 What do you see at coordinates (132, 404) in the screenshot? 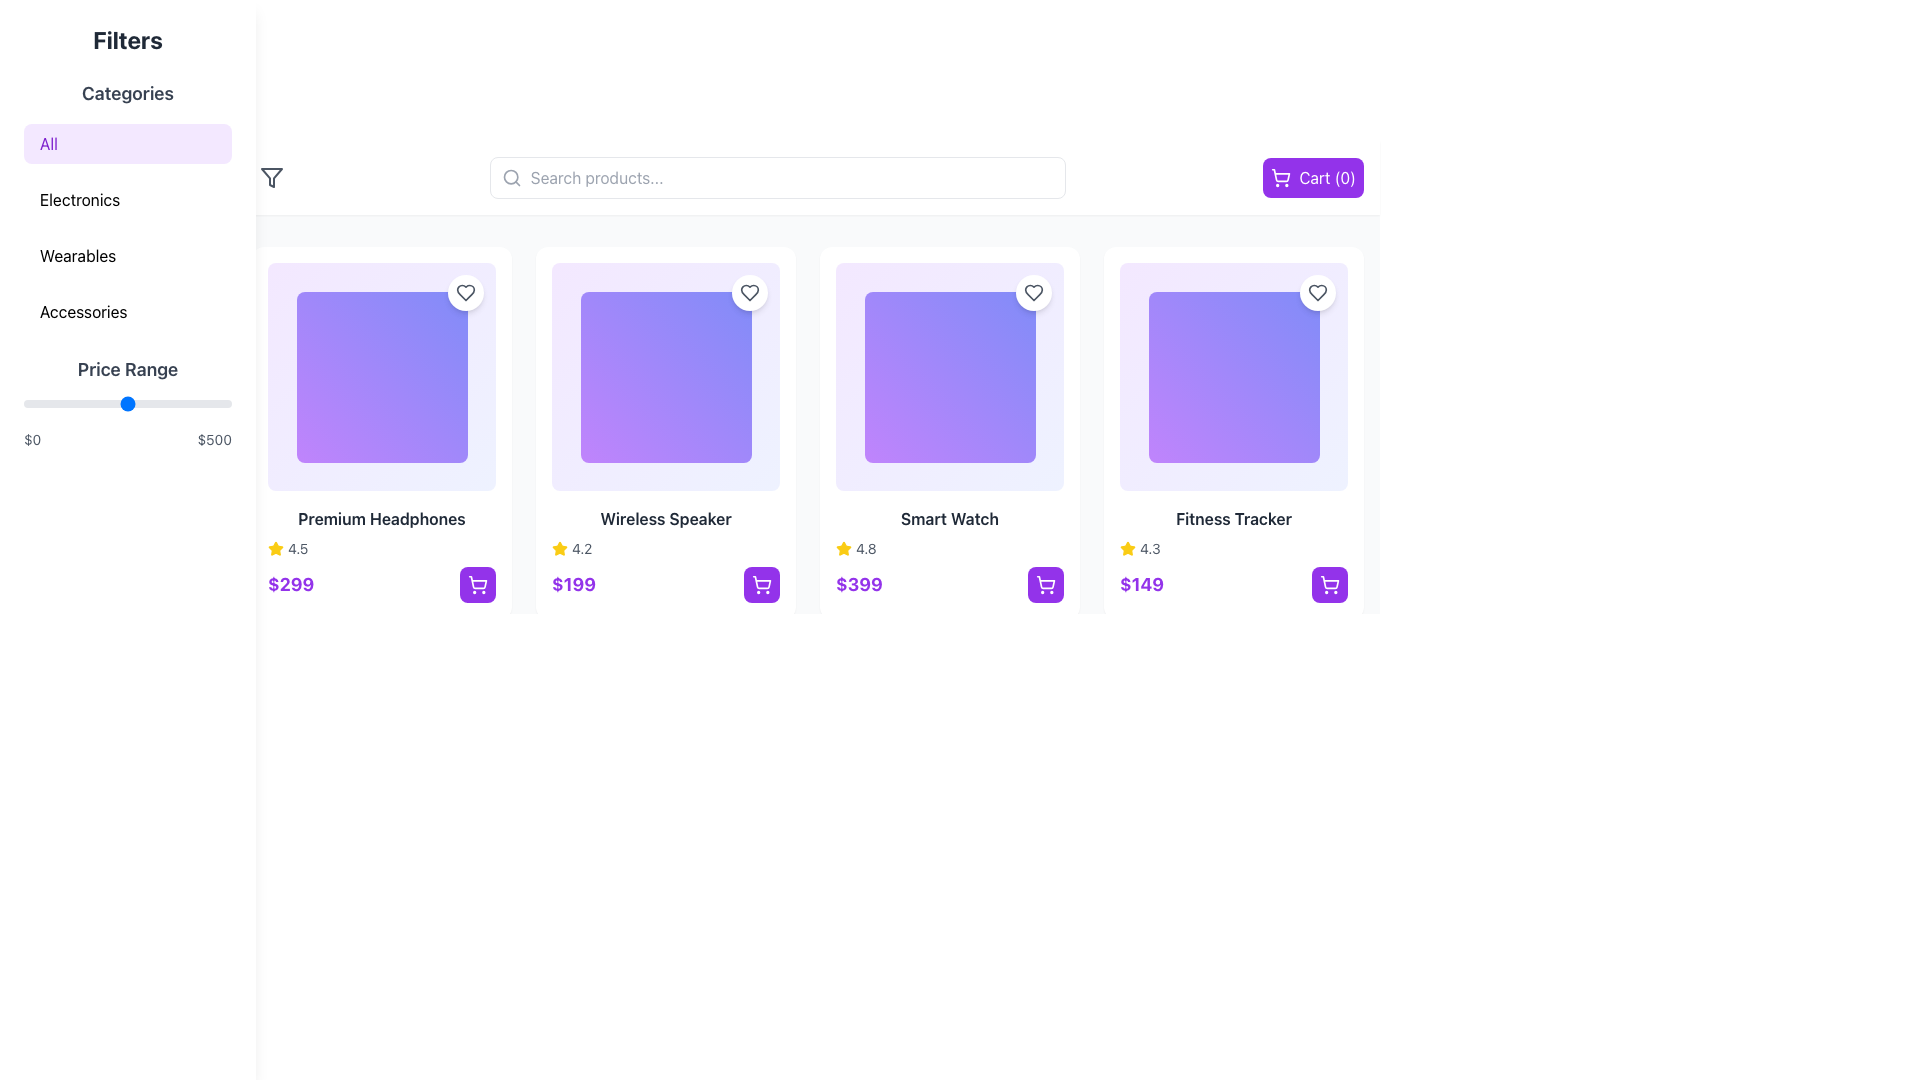
I see `the price range slider` at bounding box center [132, 404].